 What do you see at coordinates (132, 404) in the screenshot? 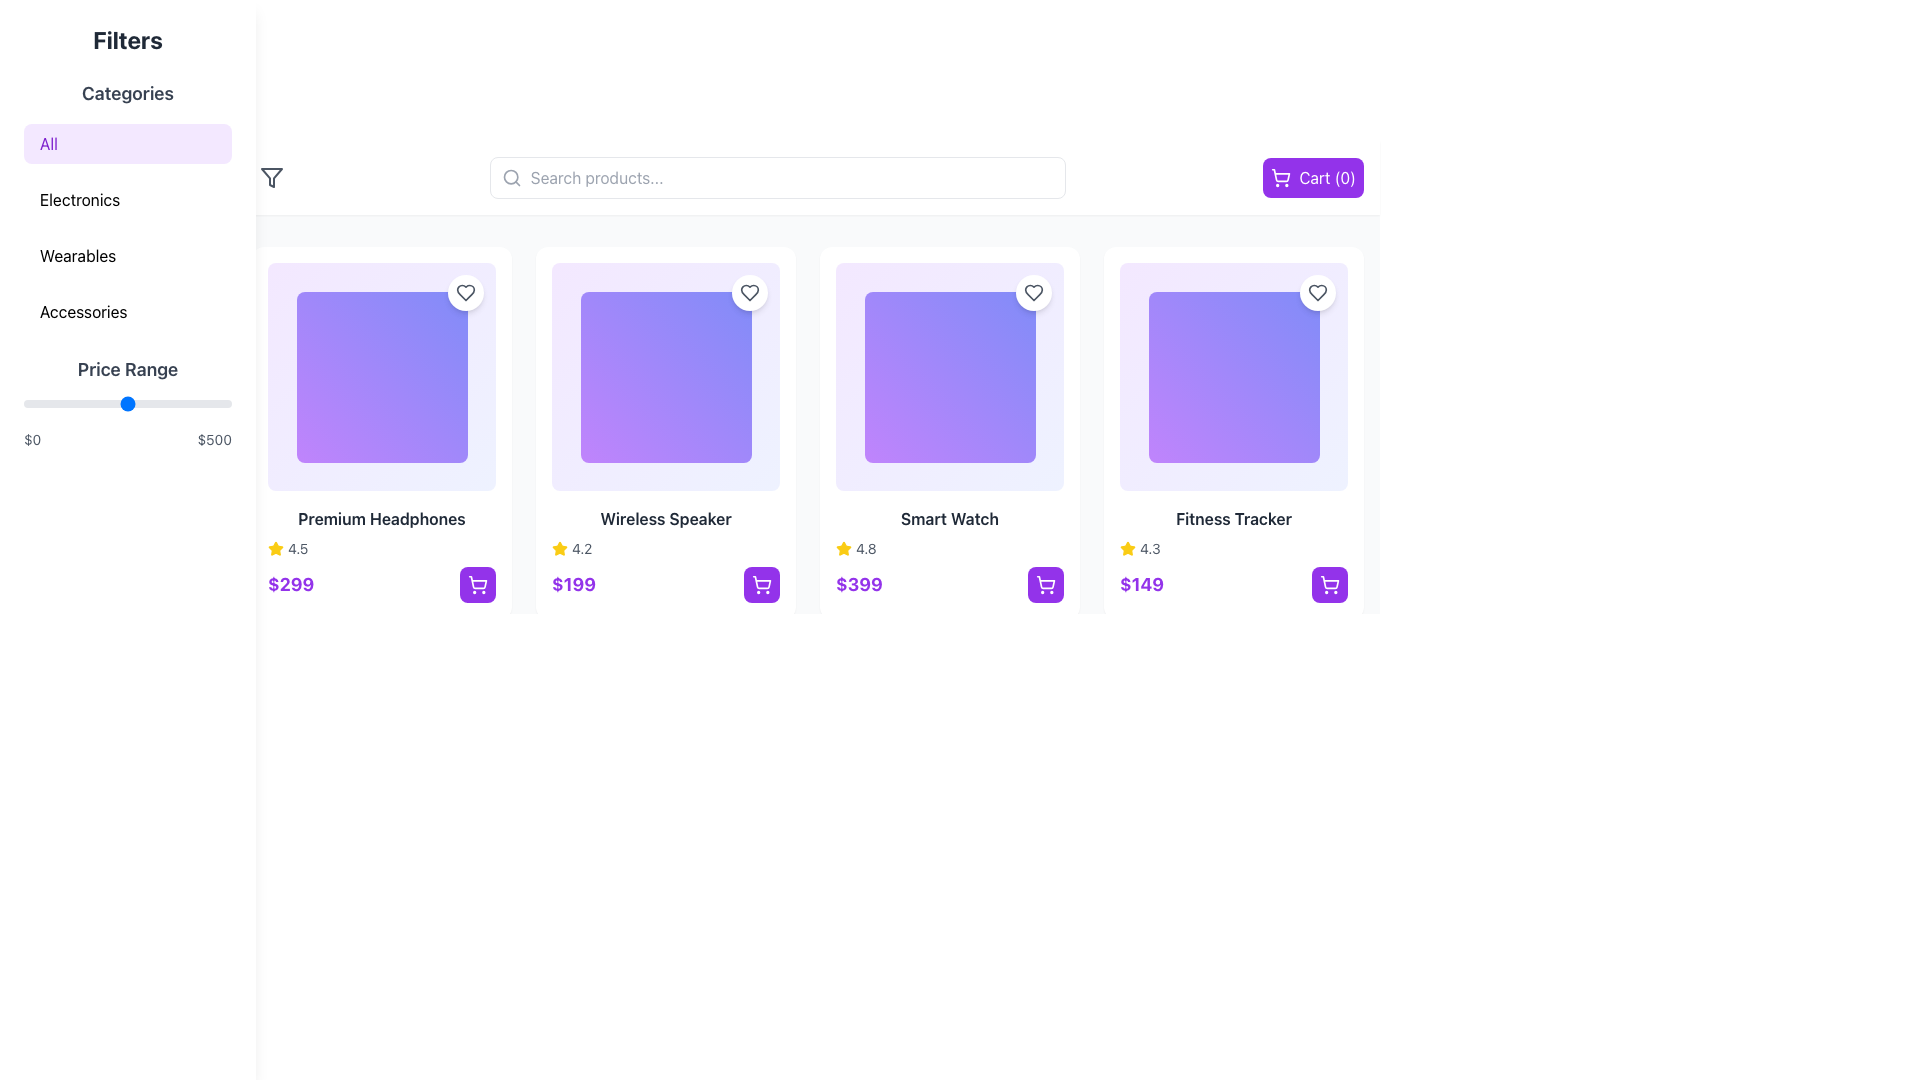
I see `the price range slider` at bounding box center [132, 404].